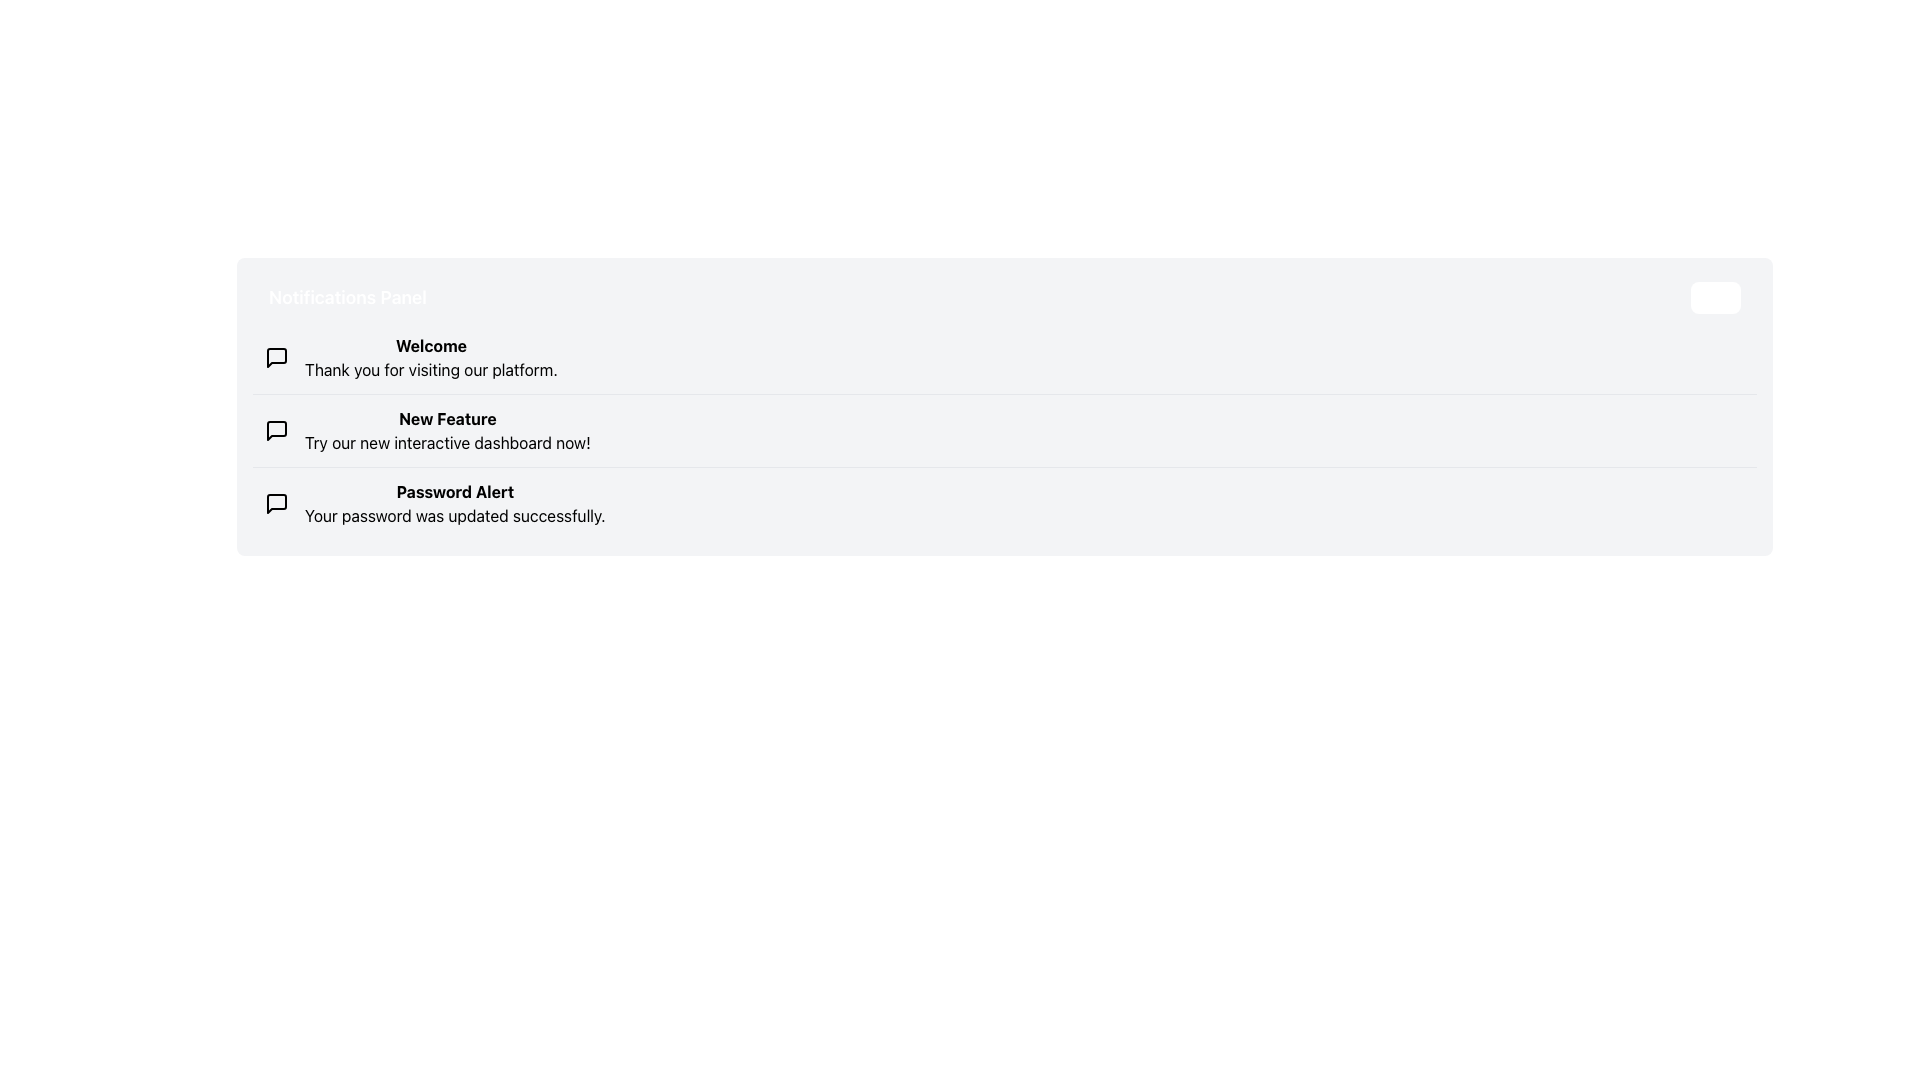 Image resolution: width=1920 pixels, height=1080 pixels. What do you see at coordinates (446, 442) in the screenshot?
I see `the text element that reads 'Try our new interactive dashboard now!', which is located below the bolded heading 'New Feature'` at bounding box center [446, 442].